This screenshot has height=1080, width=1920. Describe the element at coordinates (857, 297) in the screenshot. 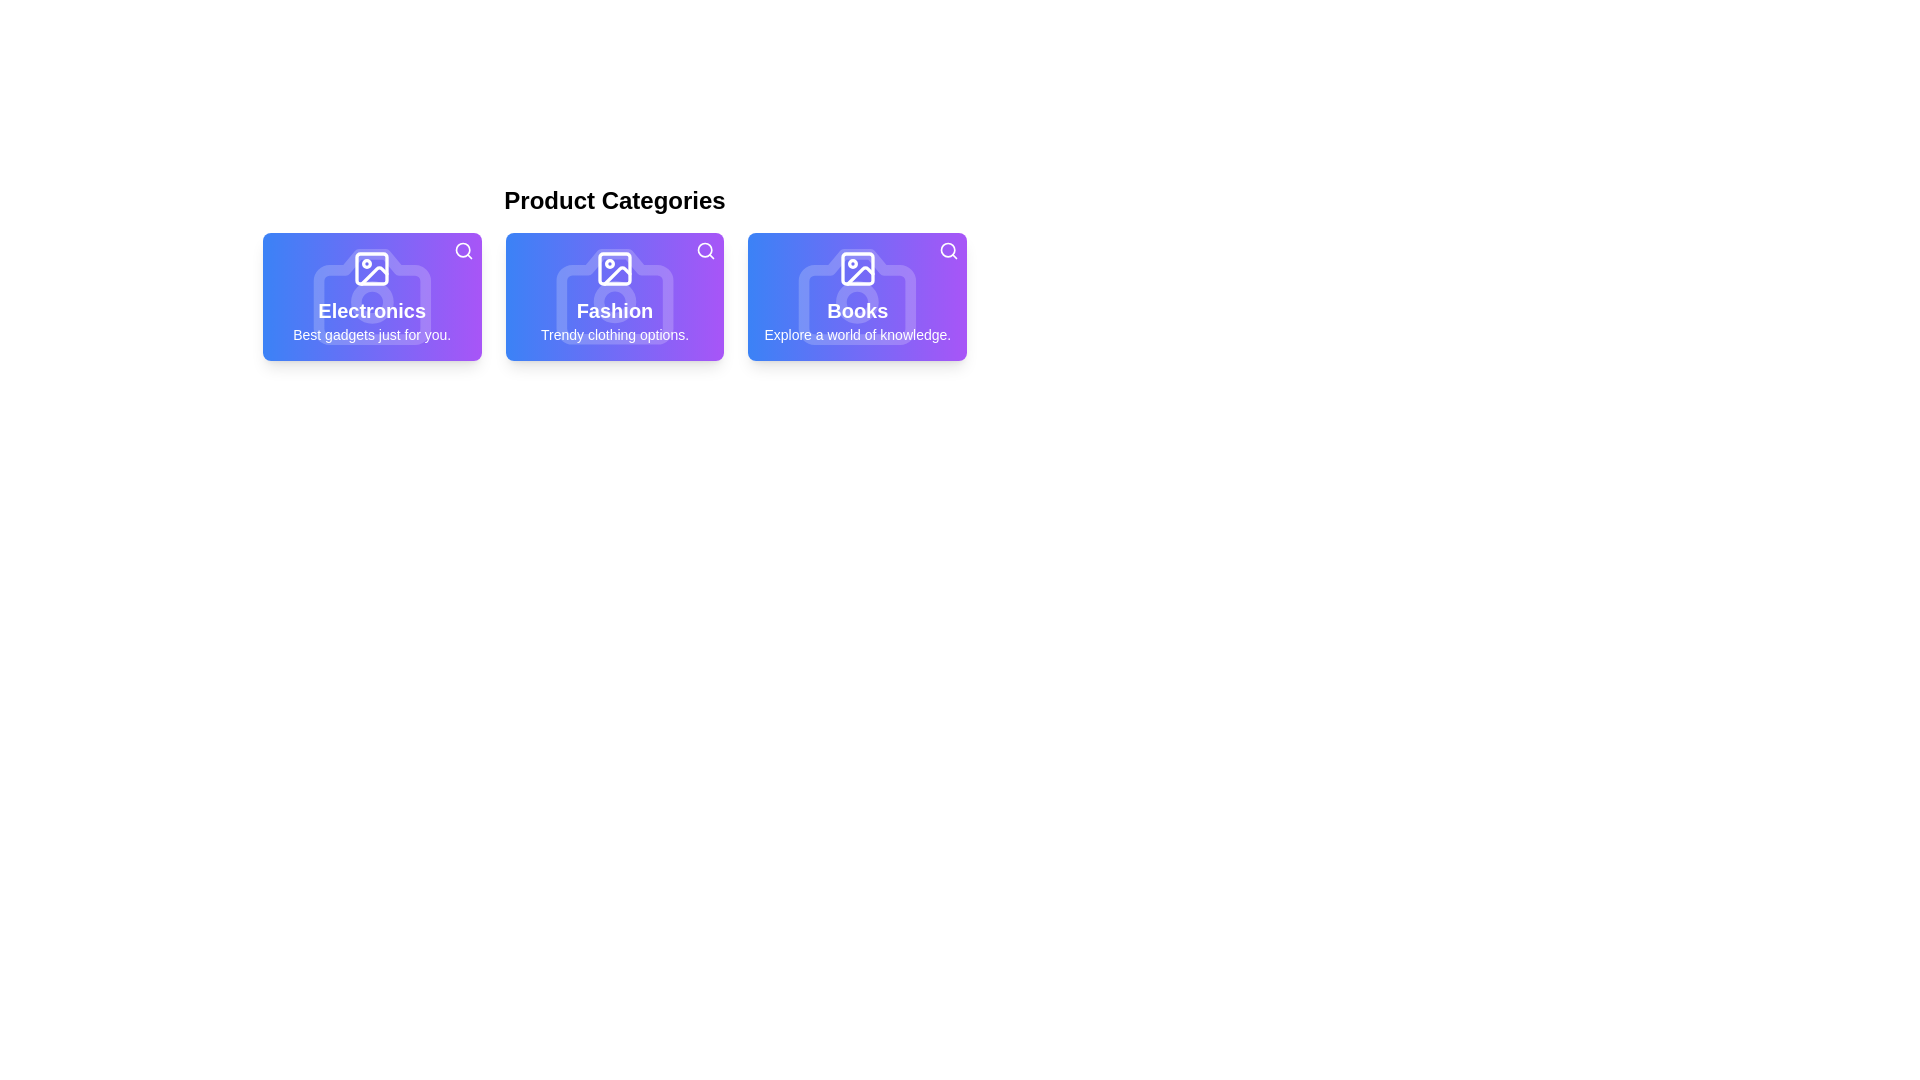

I see `the third card in the 'Product Categories' section that represents the navigation option for books-related content to trigger visual effects` at that location.